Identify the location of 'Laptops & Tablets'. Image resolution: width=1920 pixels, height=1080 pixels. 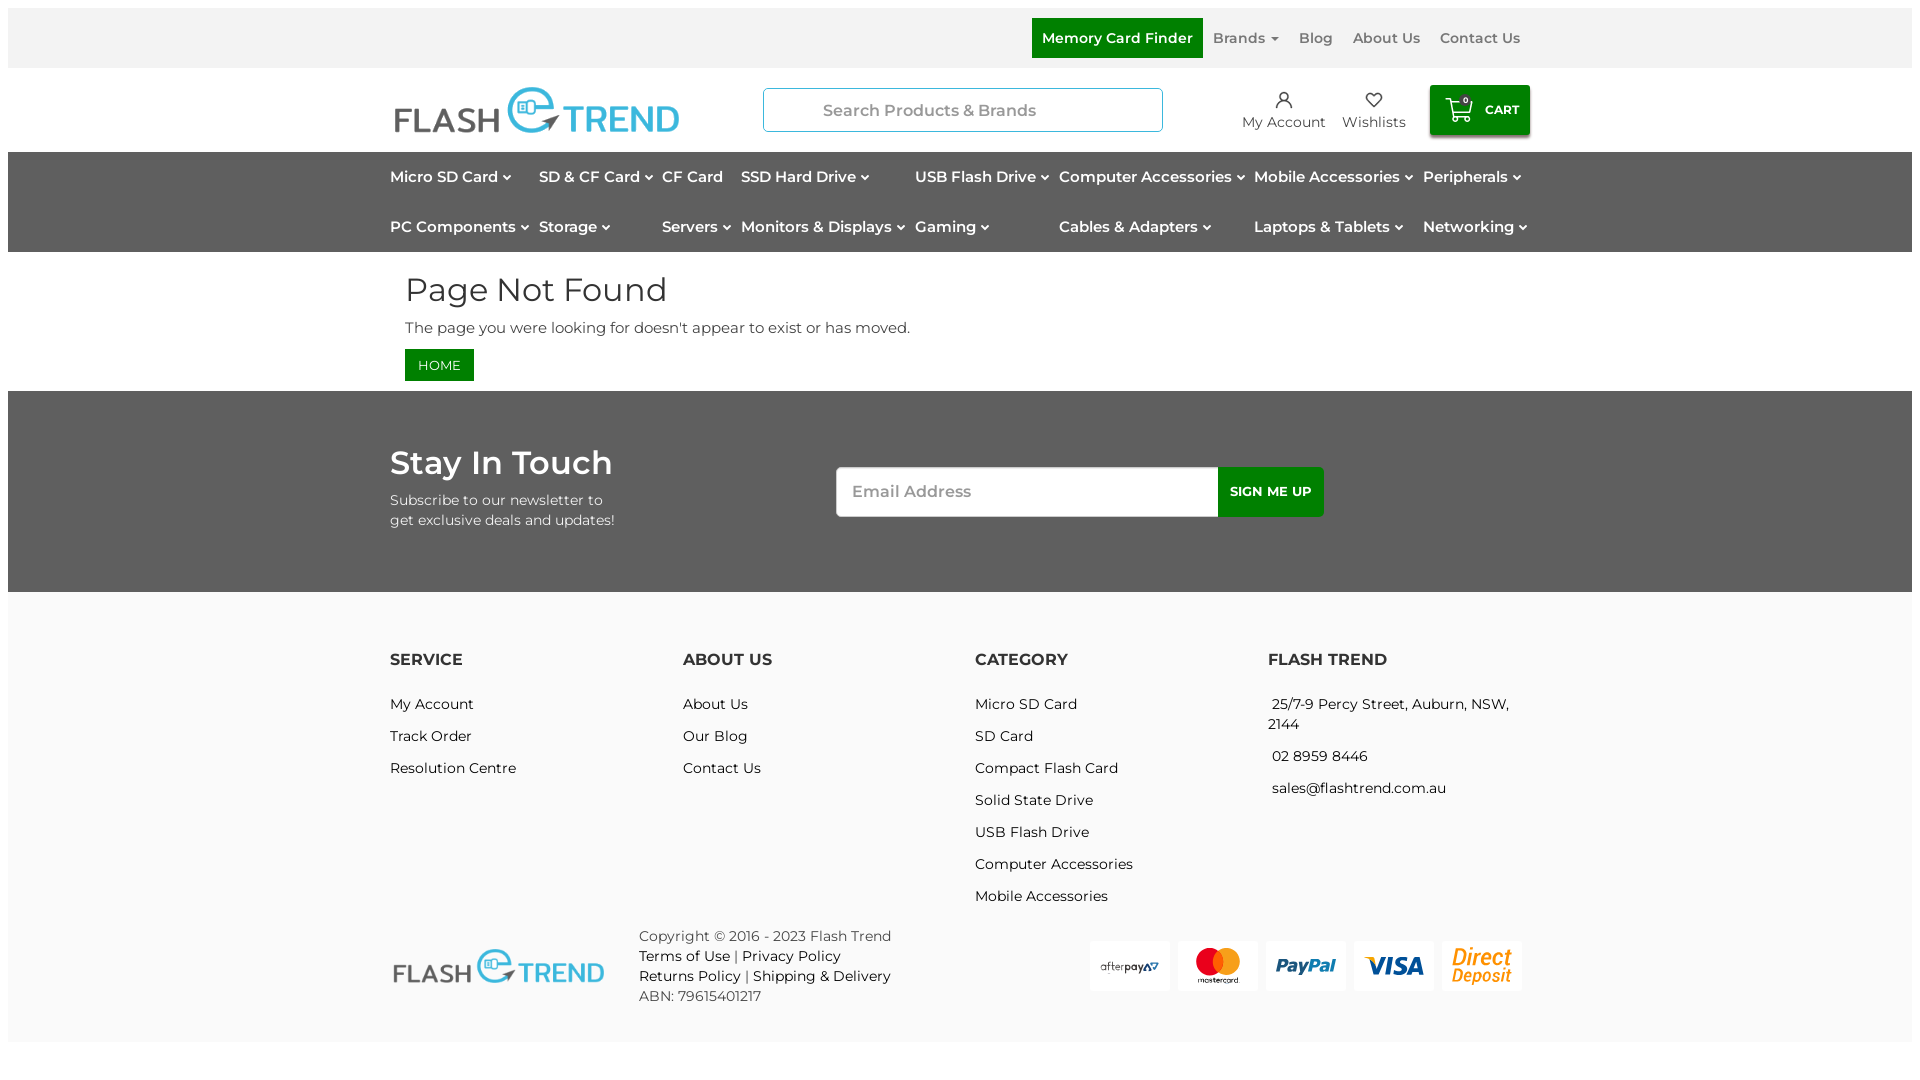
(1329, 226).